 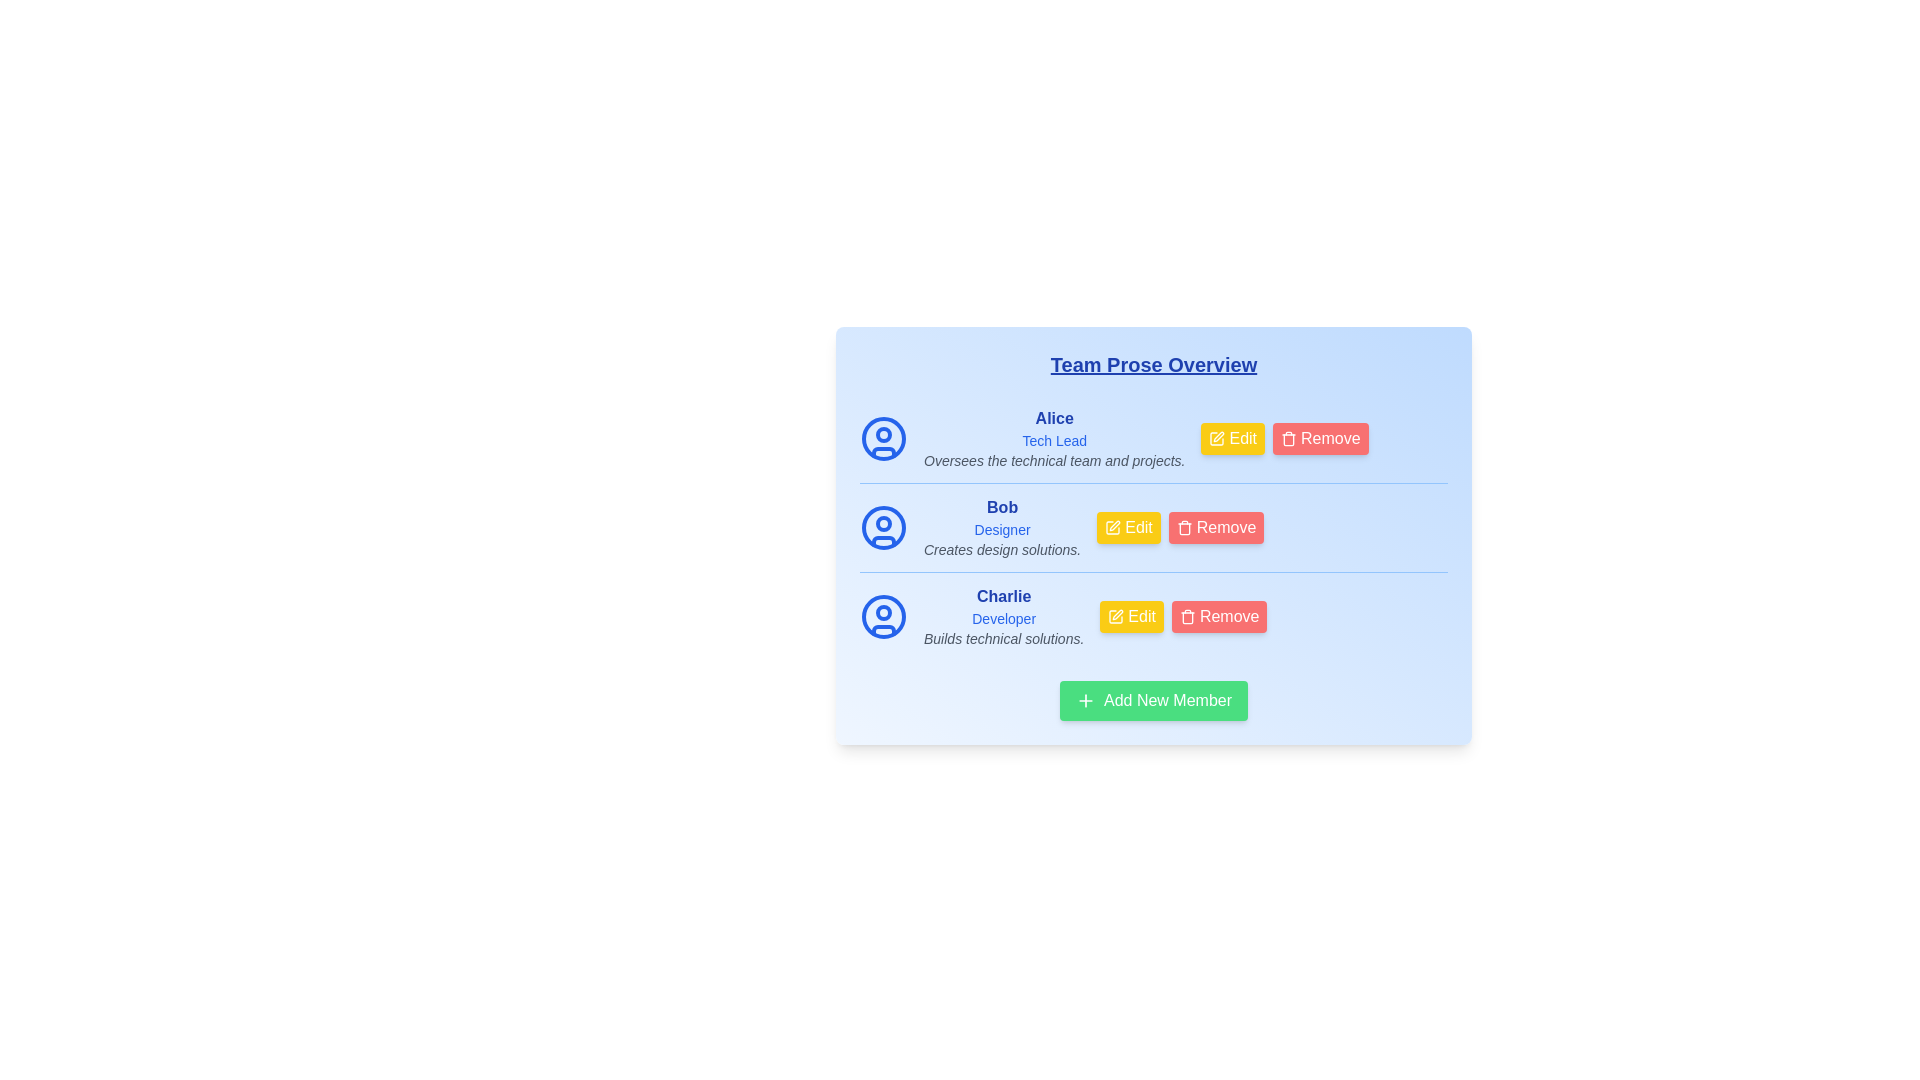 I want to click on the 'Edit' button on the middle profile entry in the team members list, located below the 'Team Prose Overview' header, so click(x=1153, y=526).